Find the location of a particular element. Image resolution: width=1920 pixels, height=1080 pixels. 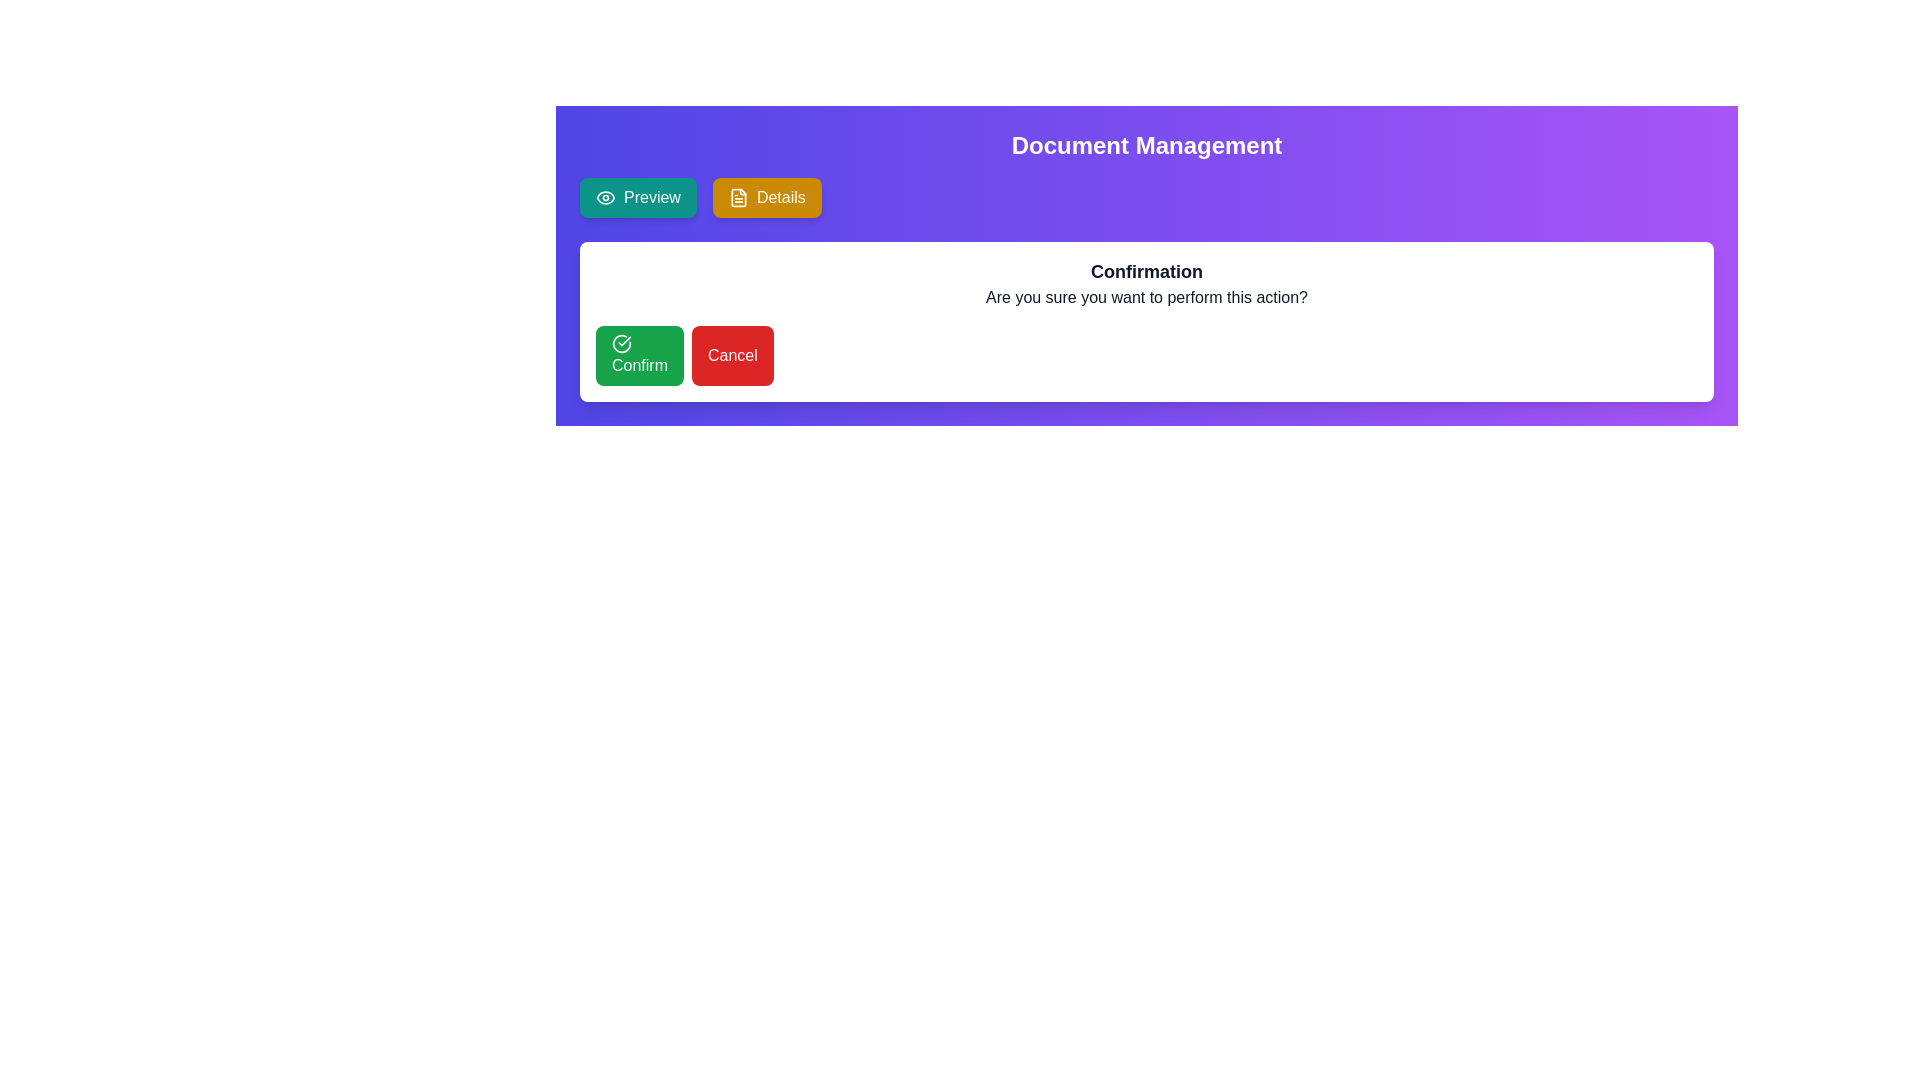

the cancel button, which is the second button from the left under the 'Confirmation' message, located to the right of the green 'Confirm' button is located at coordinates (731, 354).